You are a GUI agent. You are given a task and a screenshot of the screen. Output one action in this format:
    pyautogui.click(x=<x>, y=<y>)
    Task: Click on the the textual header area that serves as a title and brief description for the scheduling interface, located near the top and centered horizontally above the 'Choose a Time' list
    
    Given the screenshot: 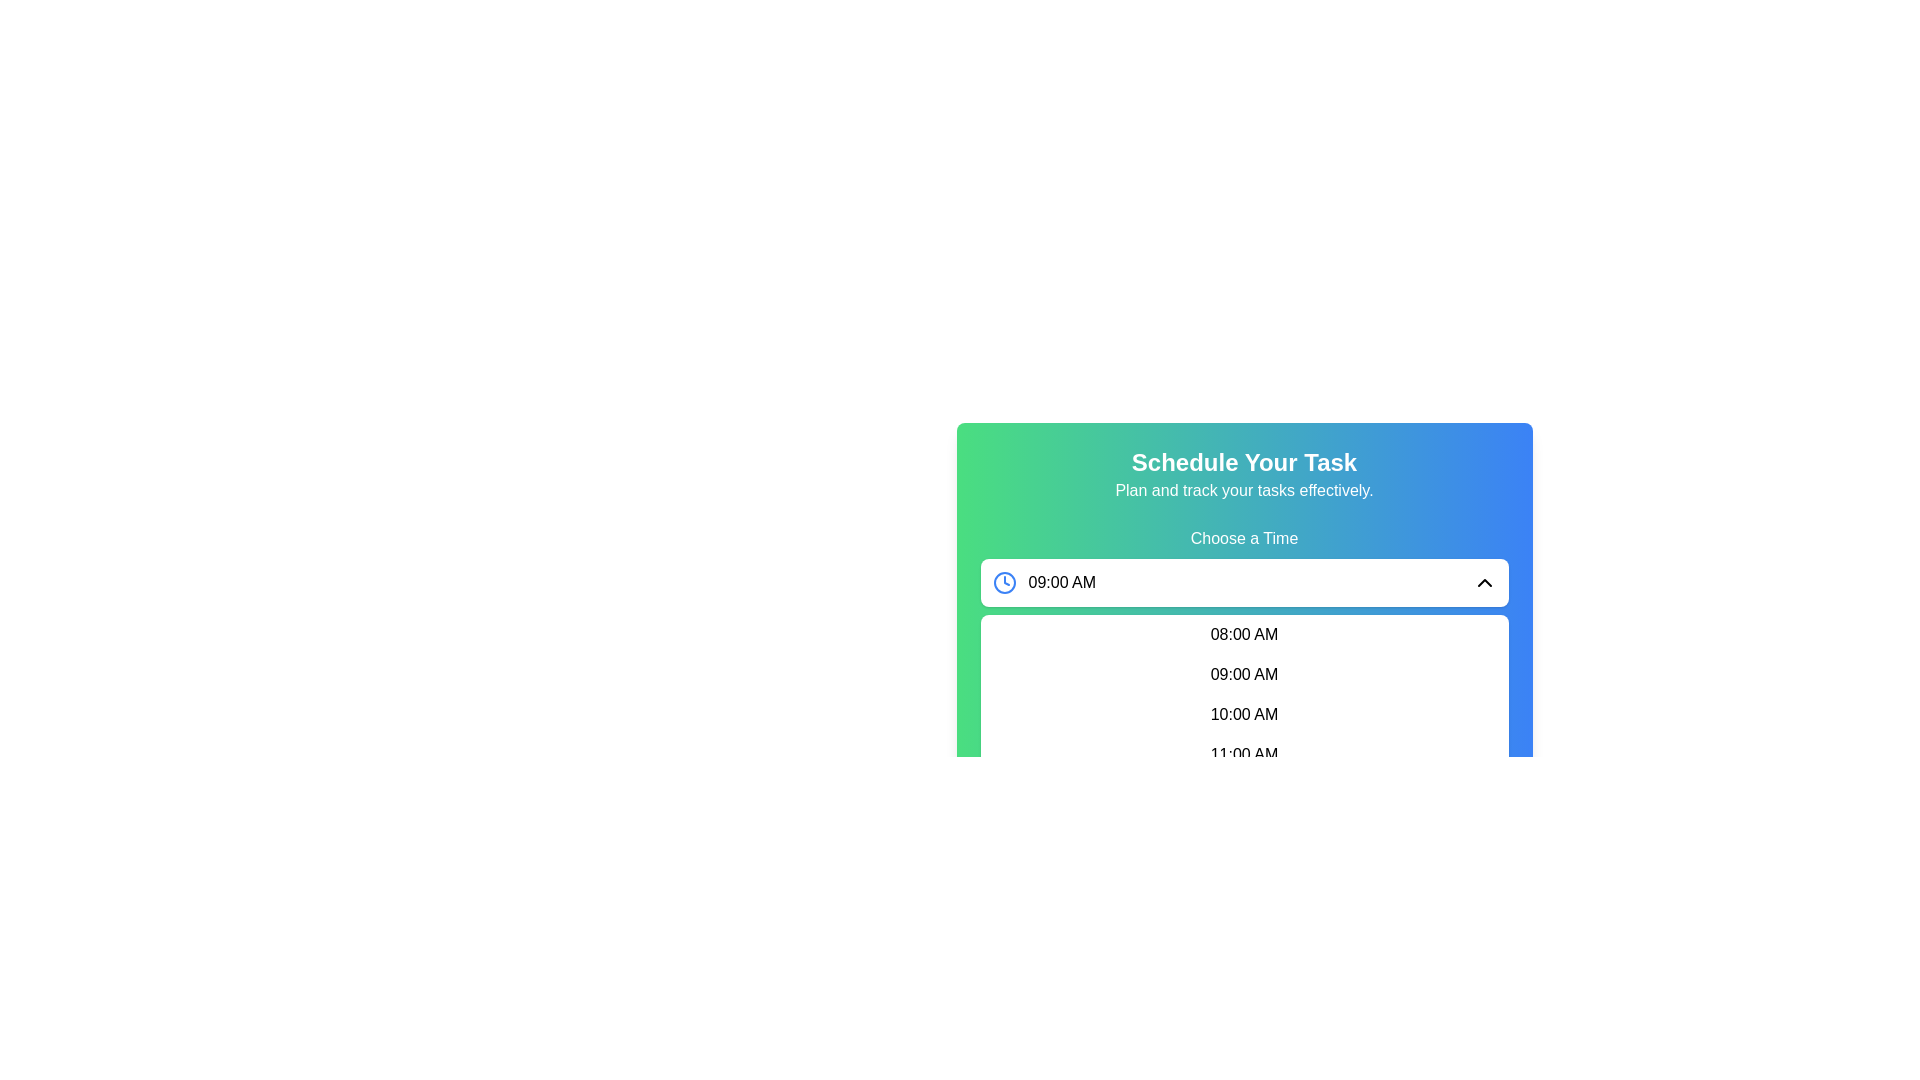 What is the action you would take?
    pyautogui.click(x=1243, y=474)
    